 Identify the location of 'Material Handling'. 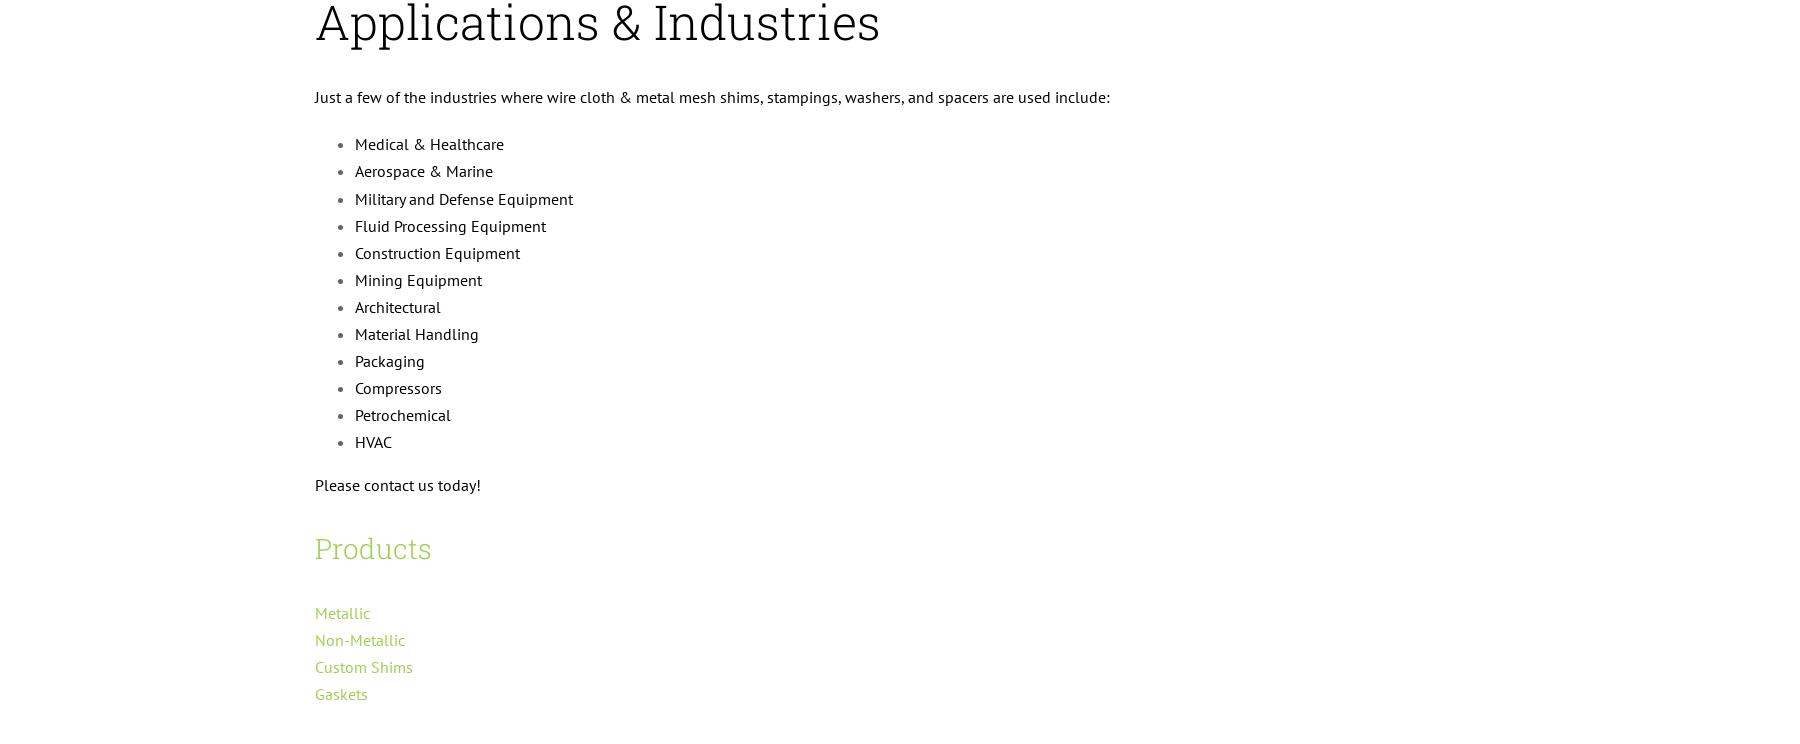
(417, 333).